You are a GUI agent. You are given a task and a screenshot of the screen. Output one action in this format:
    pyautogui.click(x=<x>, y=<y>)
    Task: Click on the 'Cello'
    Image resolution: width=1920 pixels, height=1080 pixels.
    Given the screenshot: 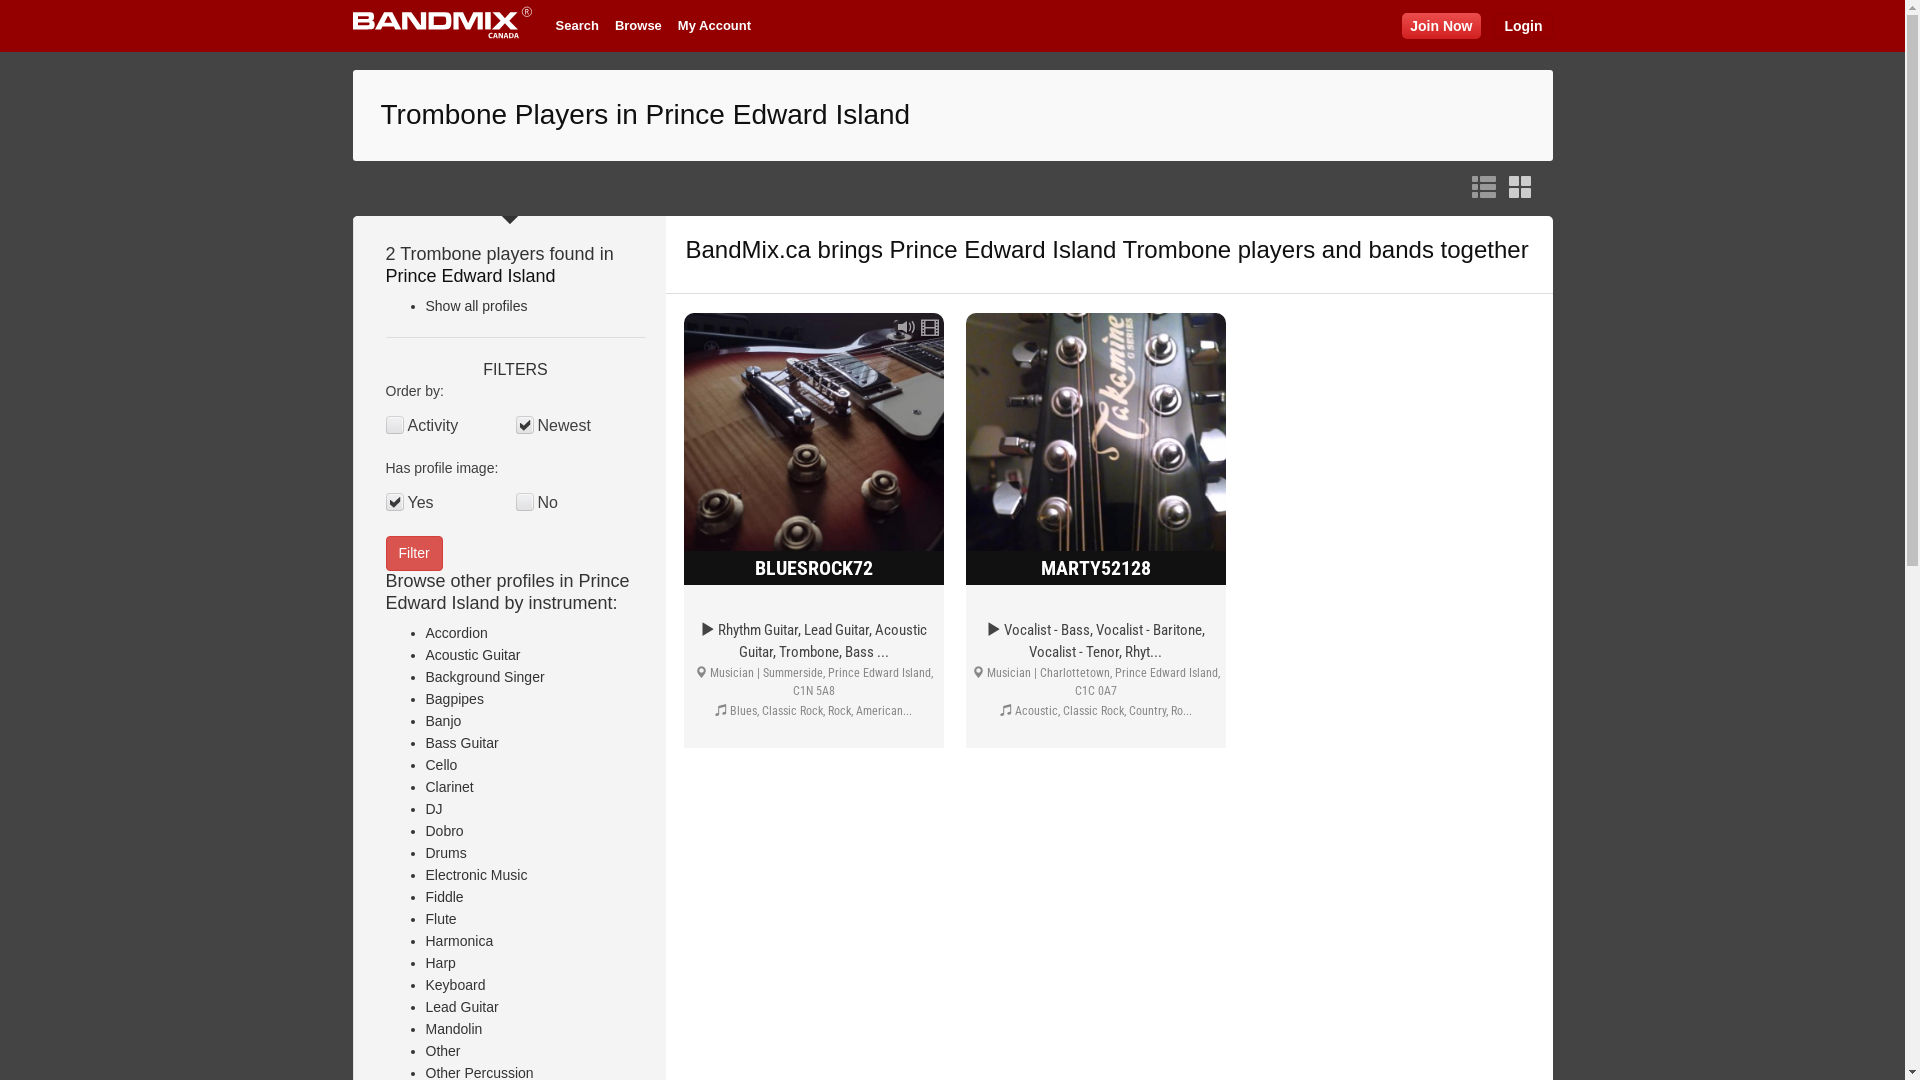 What is the action you would take?
    pyautogui.click(x=440, y=764)
    